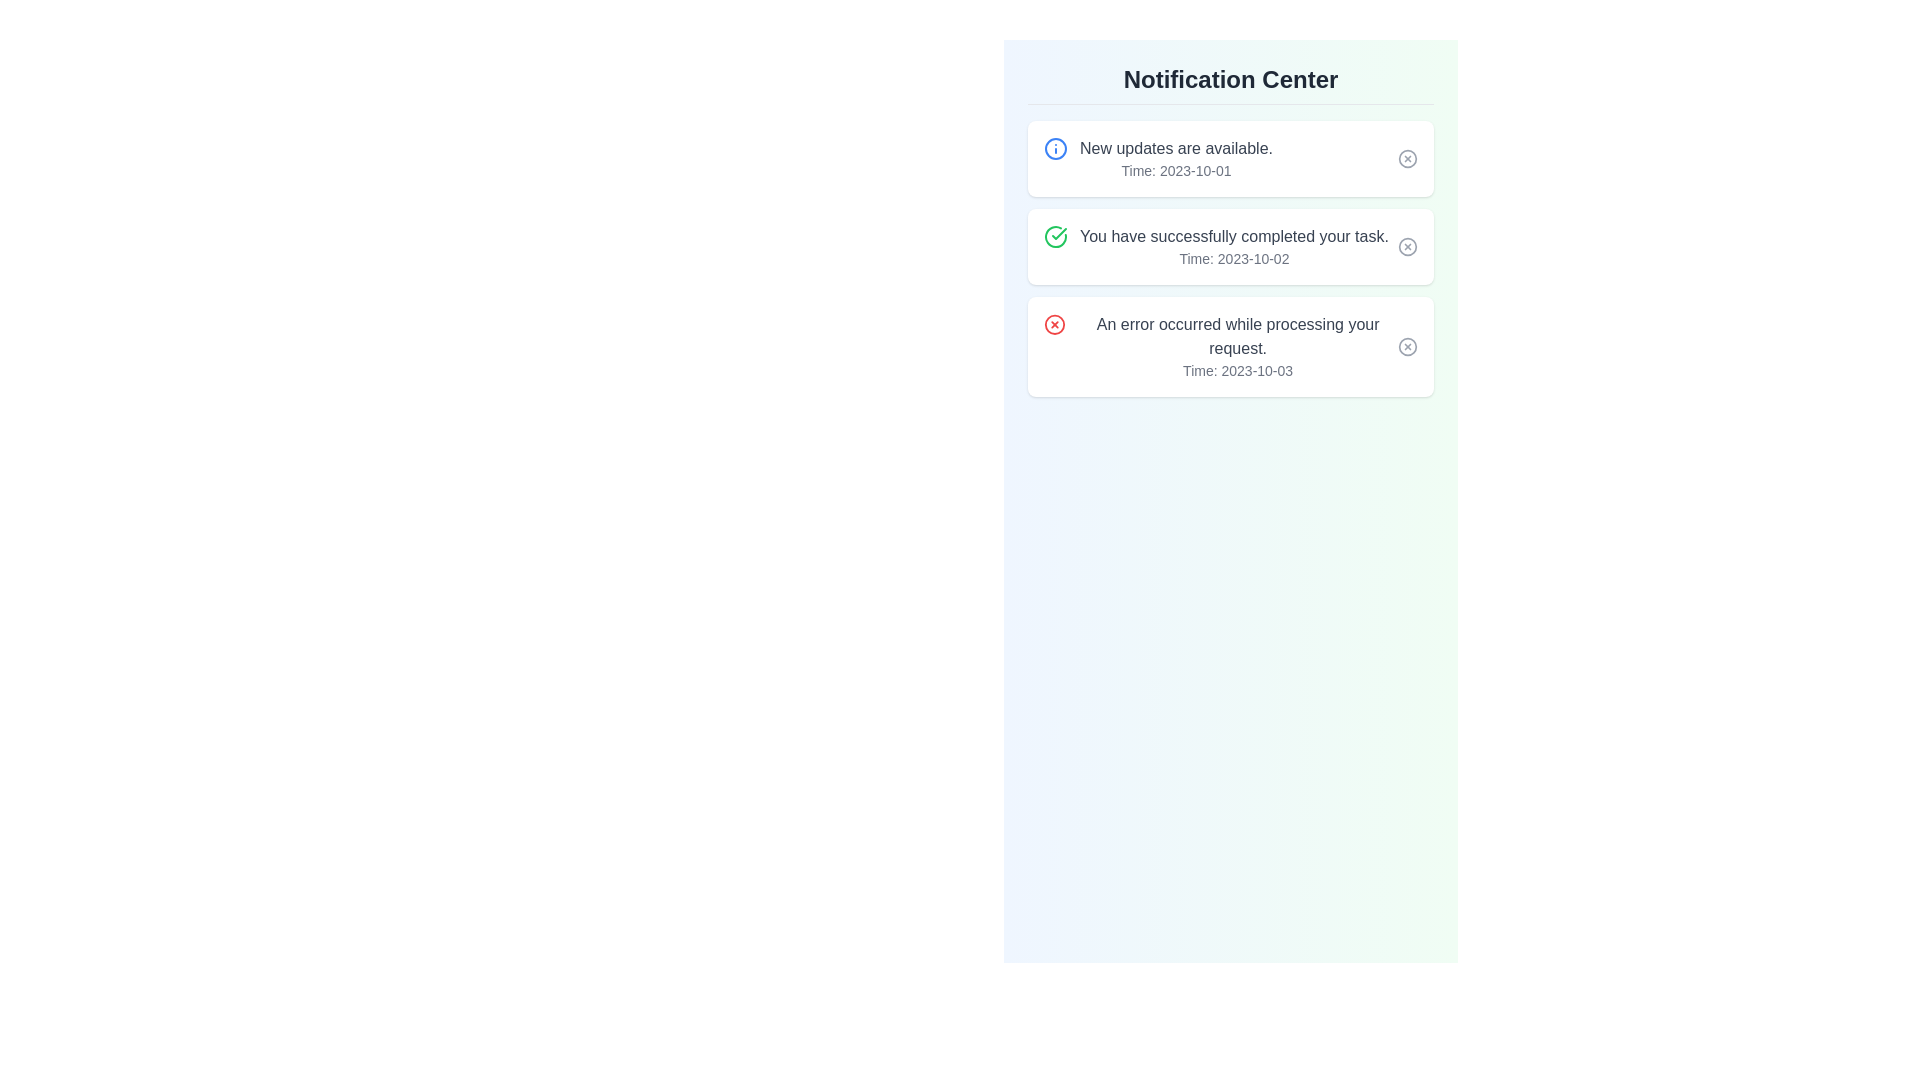 This screenshot has width=1920, height=1080. I want to click on notification content from the text block that displays 'An error occurred while processing your request.' and 'Time: 2023-10-03'. This is the third entry in the notification list, centered horizontally and aligned with a red cross icon to its left, so click(1237, 346).